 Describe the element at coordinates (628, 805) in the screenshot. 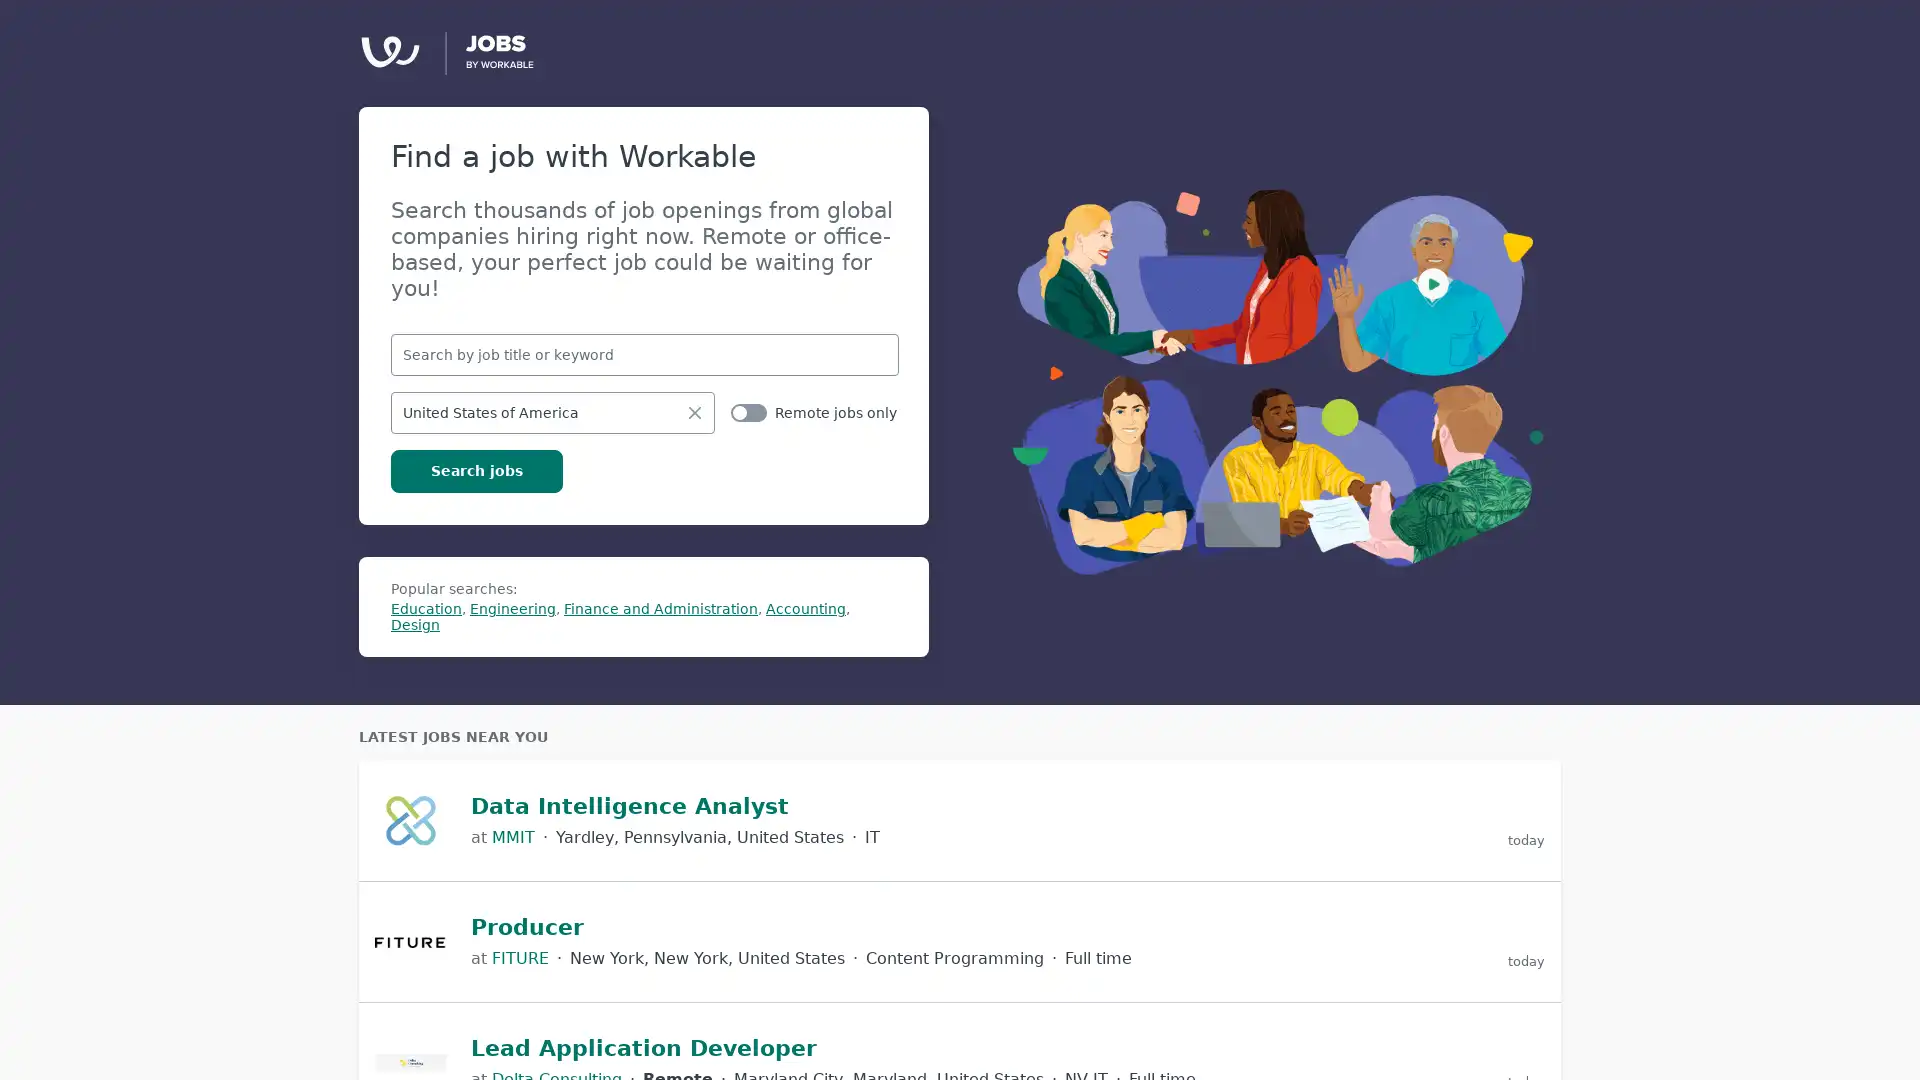

I see `Data Intelligence Analyst` at that location.